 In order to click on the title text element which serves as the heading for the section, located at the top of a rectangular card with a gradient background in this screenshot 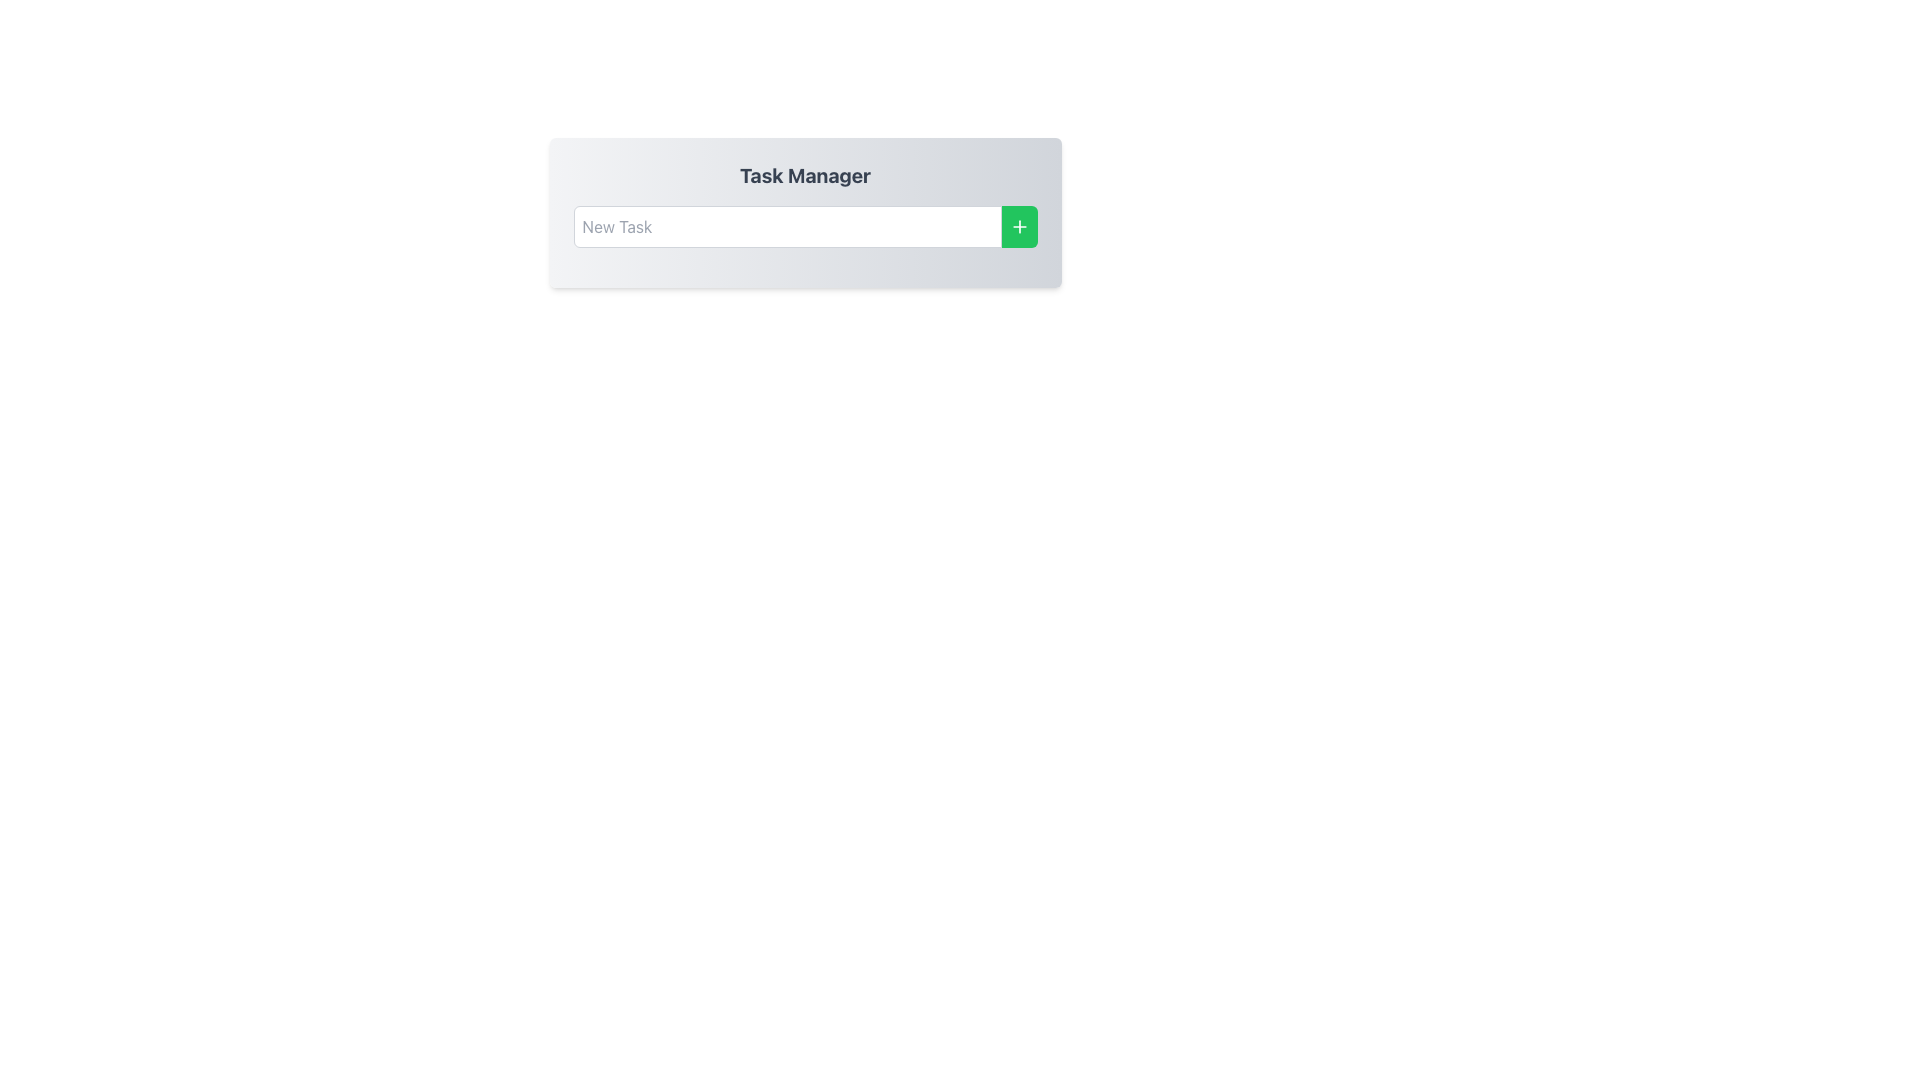, I will do `click(805, 175)`.